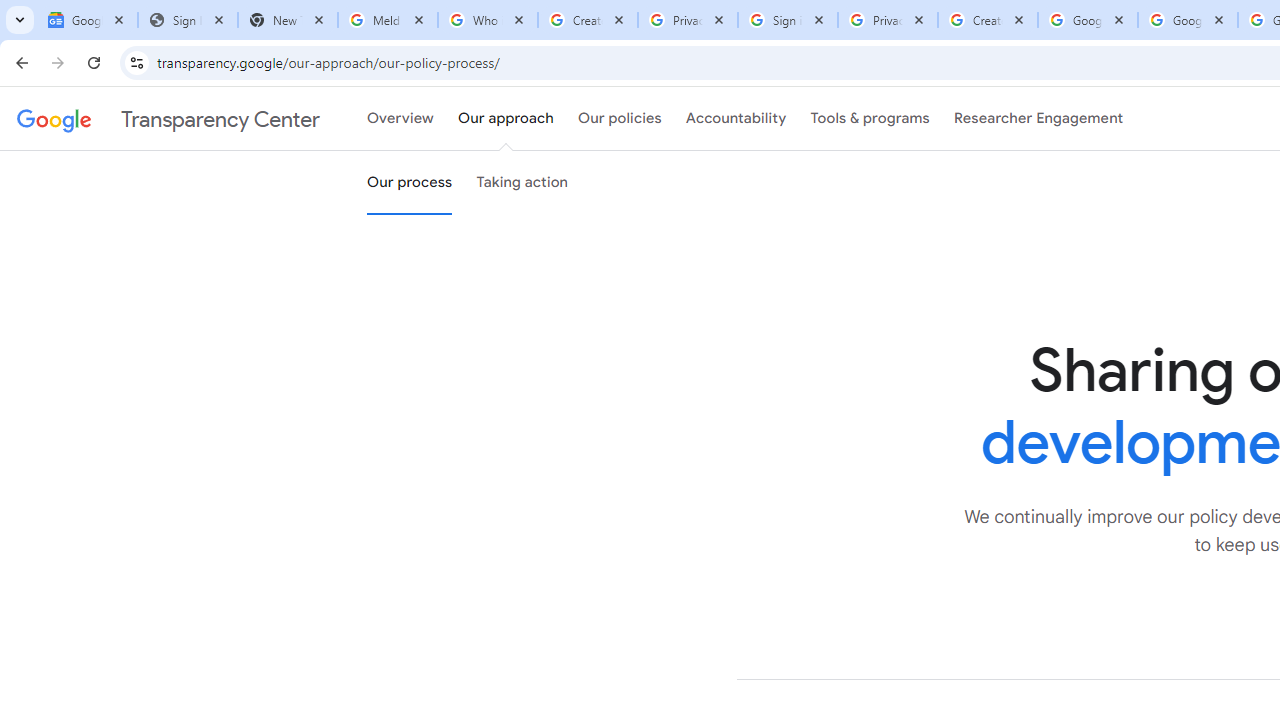 The width and height of the screenshot is (1280, 720). Describe the element at coordinates (522, 183) in the screenshot. I see `'Taking action'` at that location.